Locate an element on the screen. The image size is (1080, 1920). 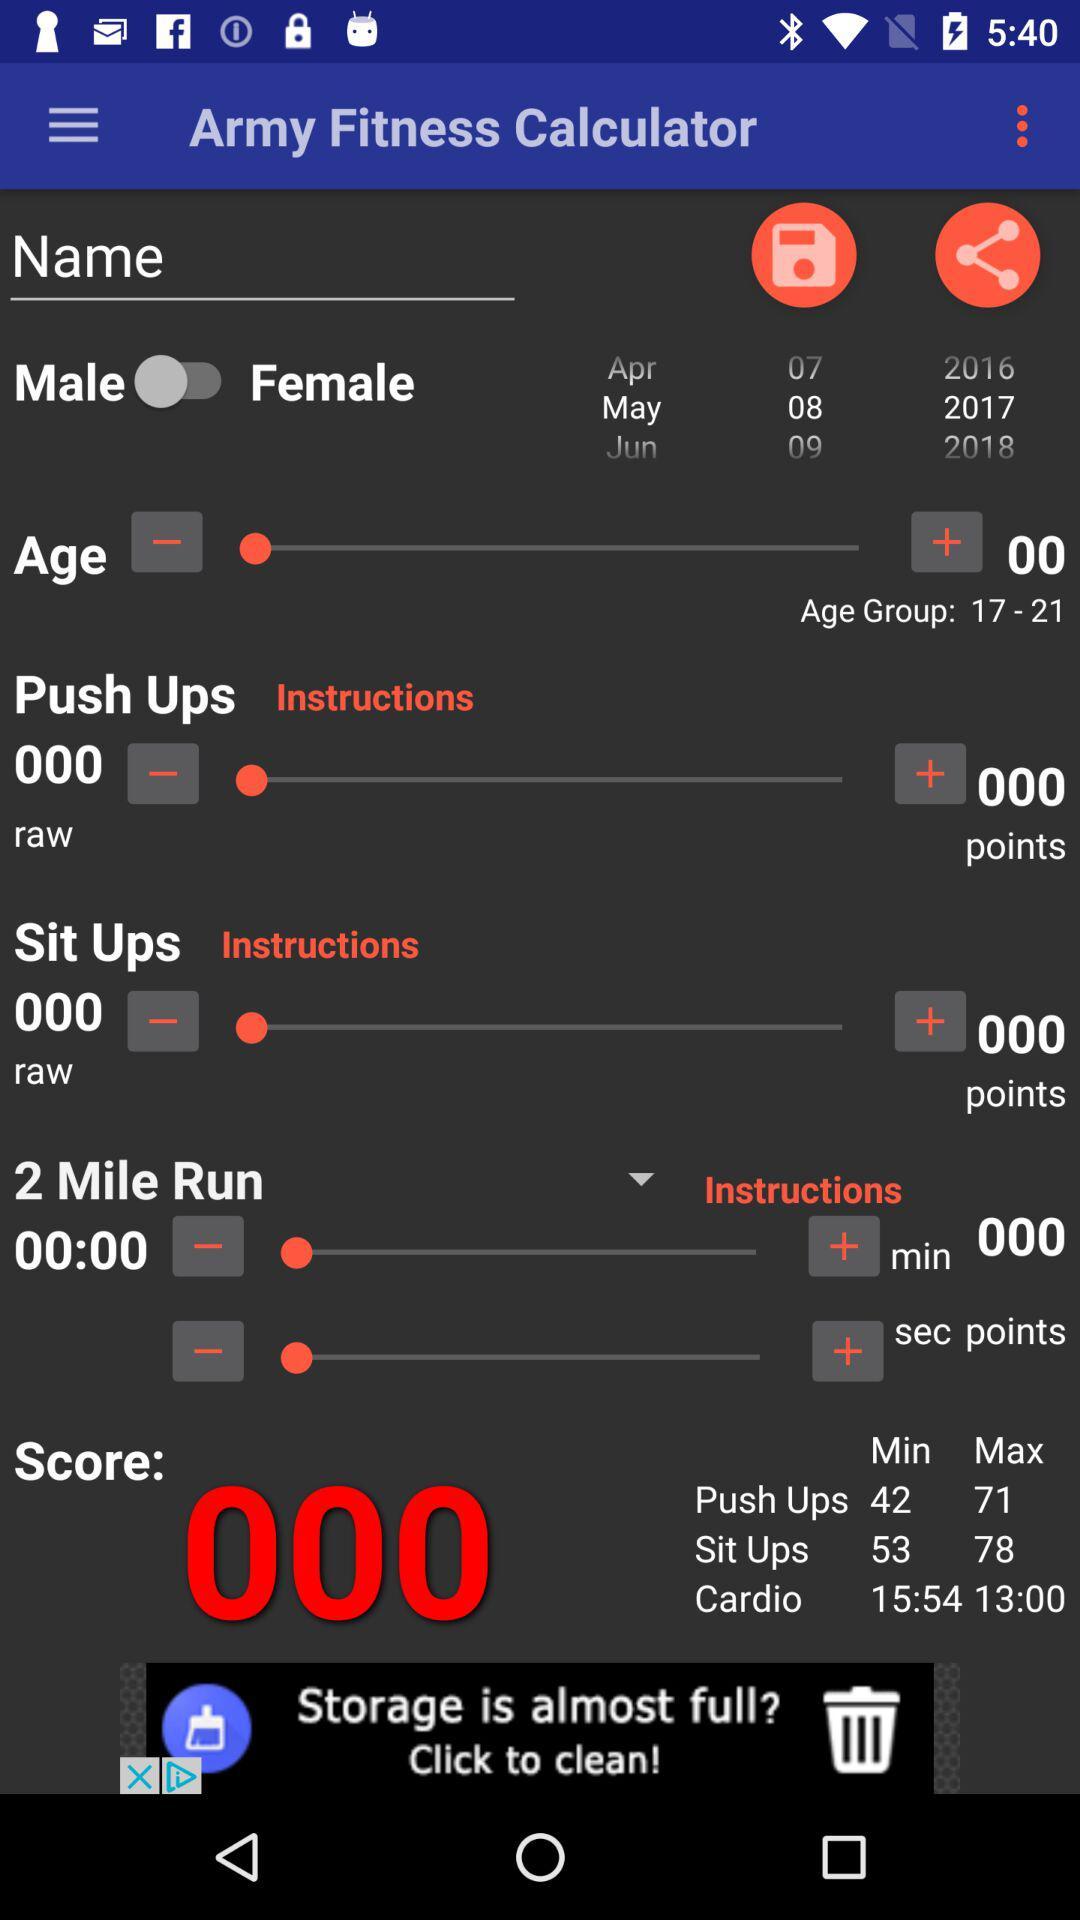
gender is located at coordinates (187, 380).